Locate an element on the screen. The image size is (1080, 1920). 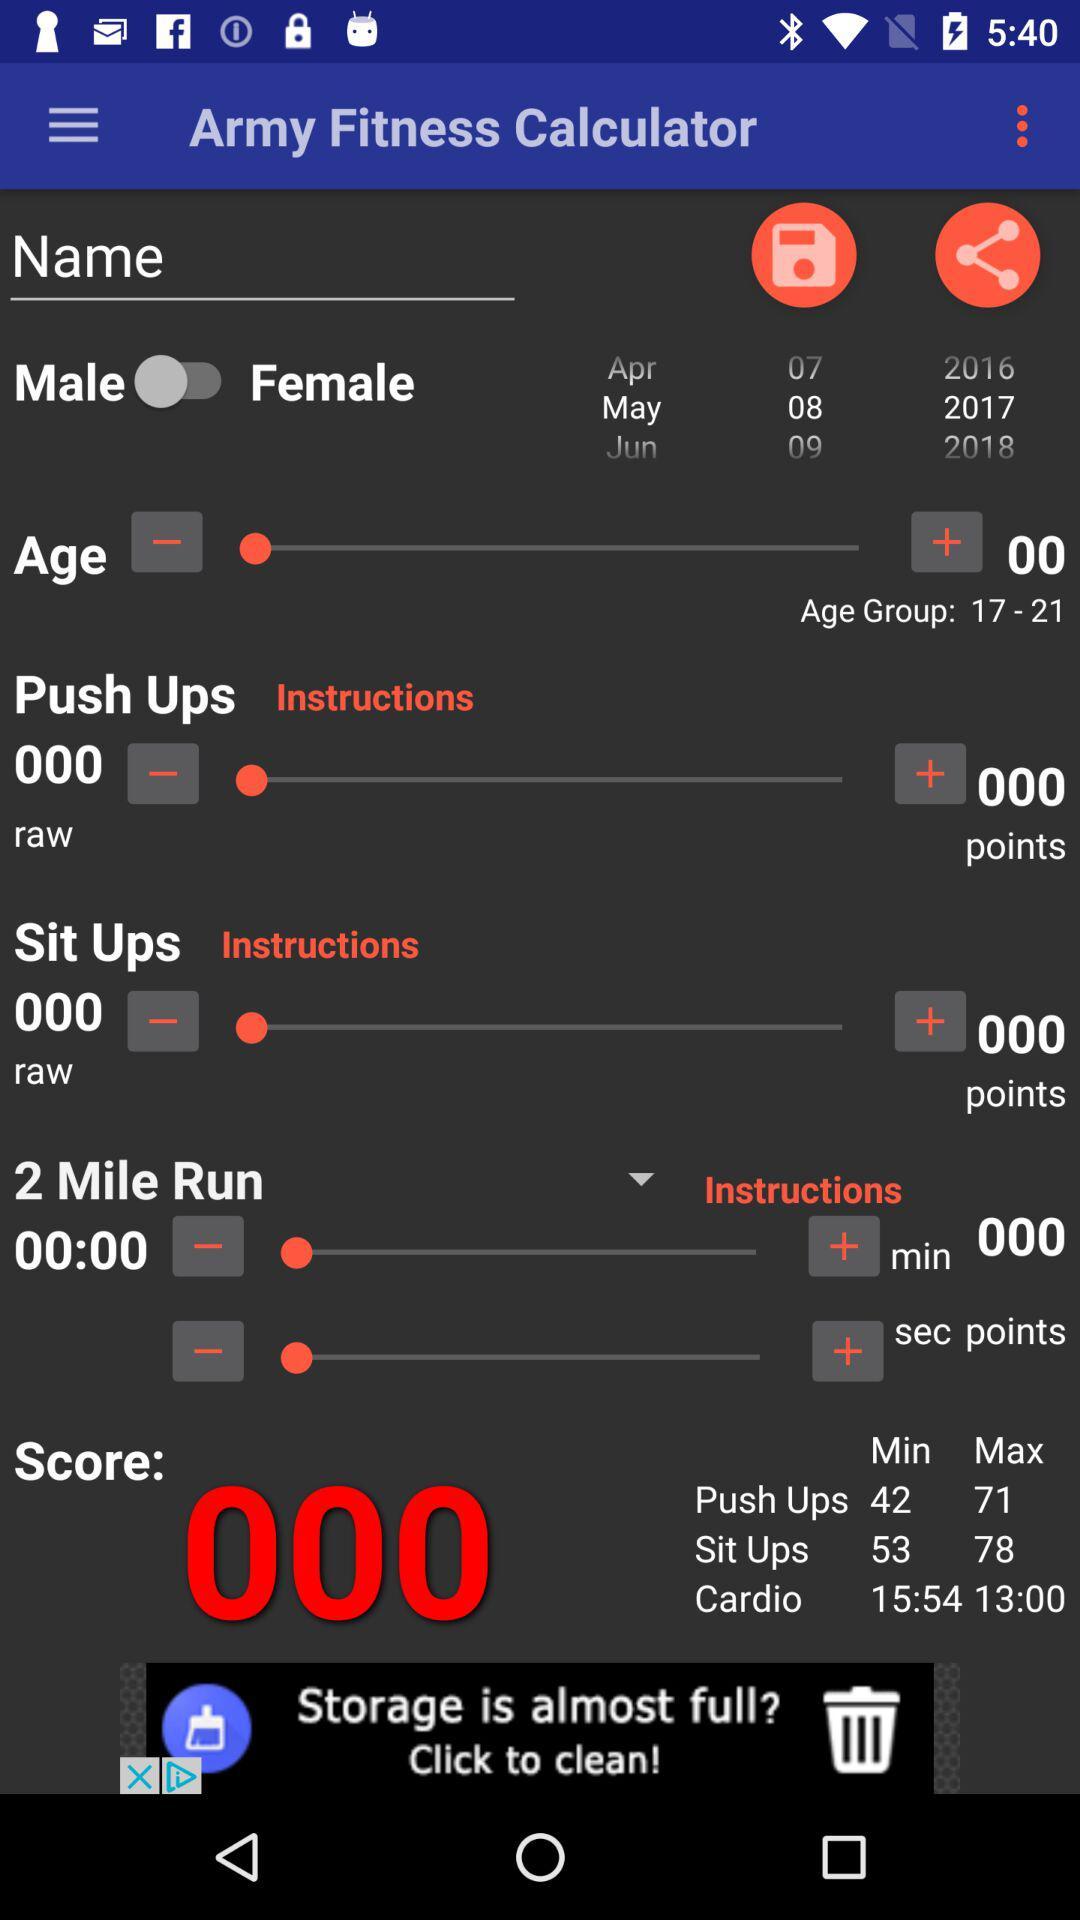
gender is located at coordinates (187, 380).